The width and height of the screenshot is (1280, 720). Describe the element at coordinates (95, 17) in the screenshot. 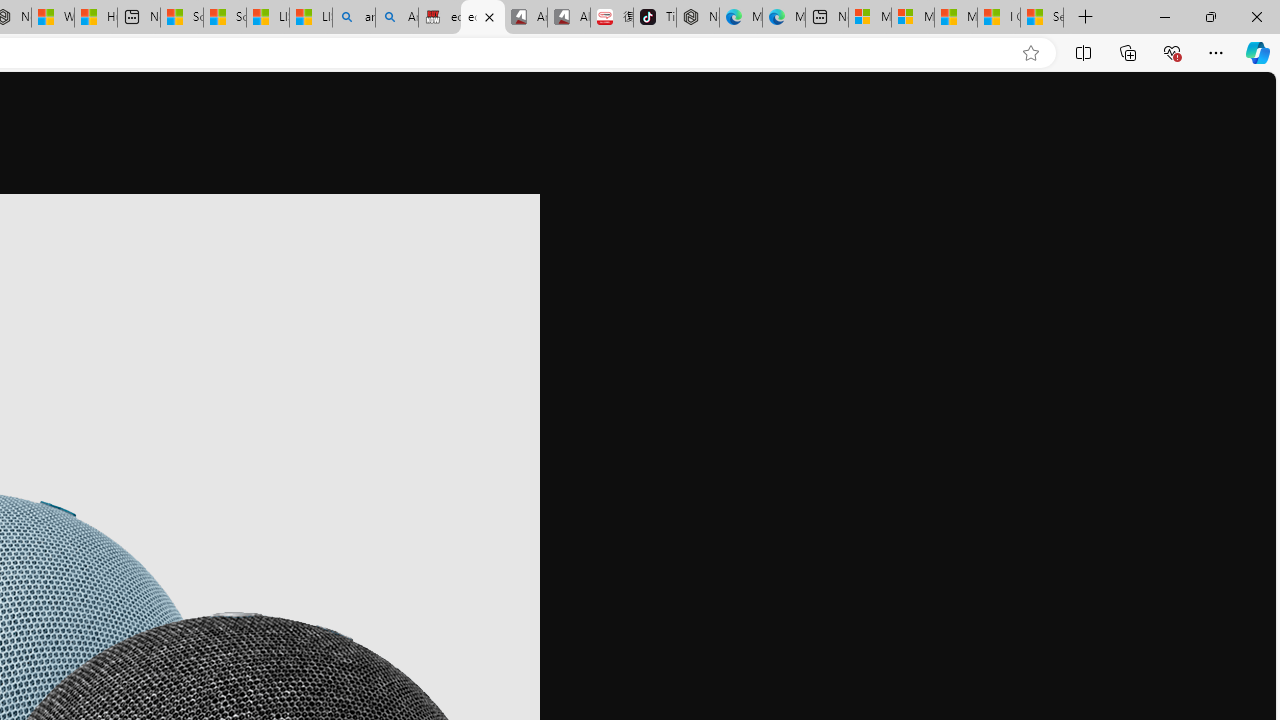

I see `'Huge shark washes ashore at New York City beach | Watch'` at that location.